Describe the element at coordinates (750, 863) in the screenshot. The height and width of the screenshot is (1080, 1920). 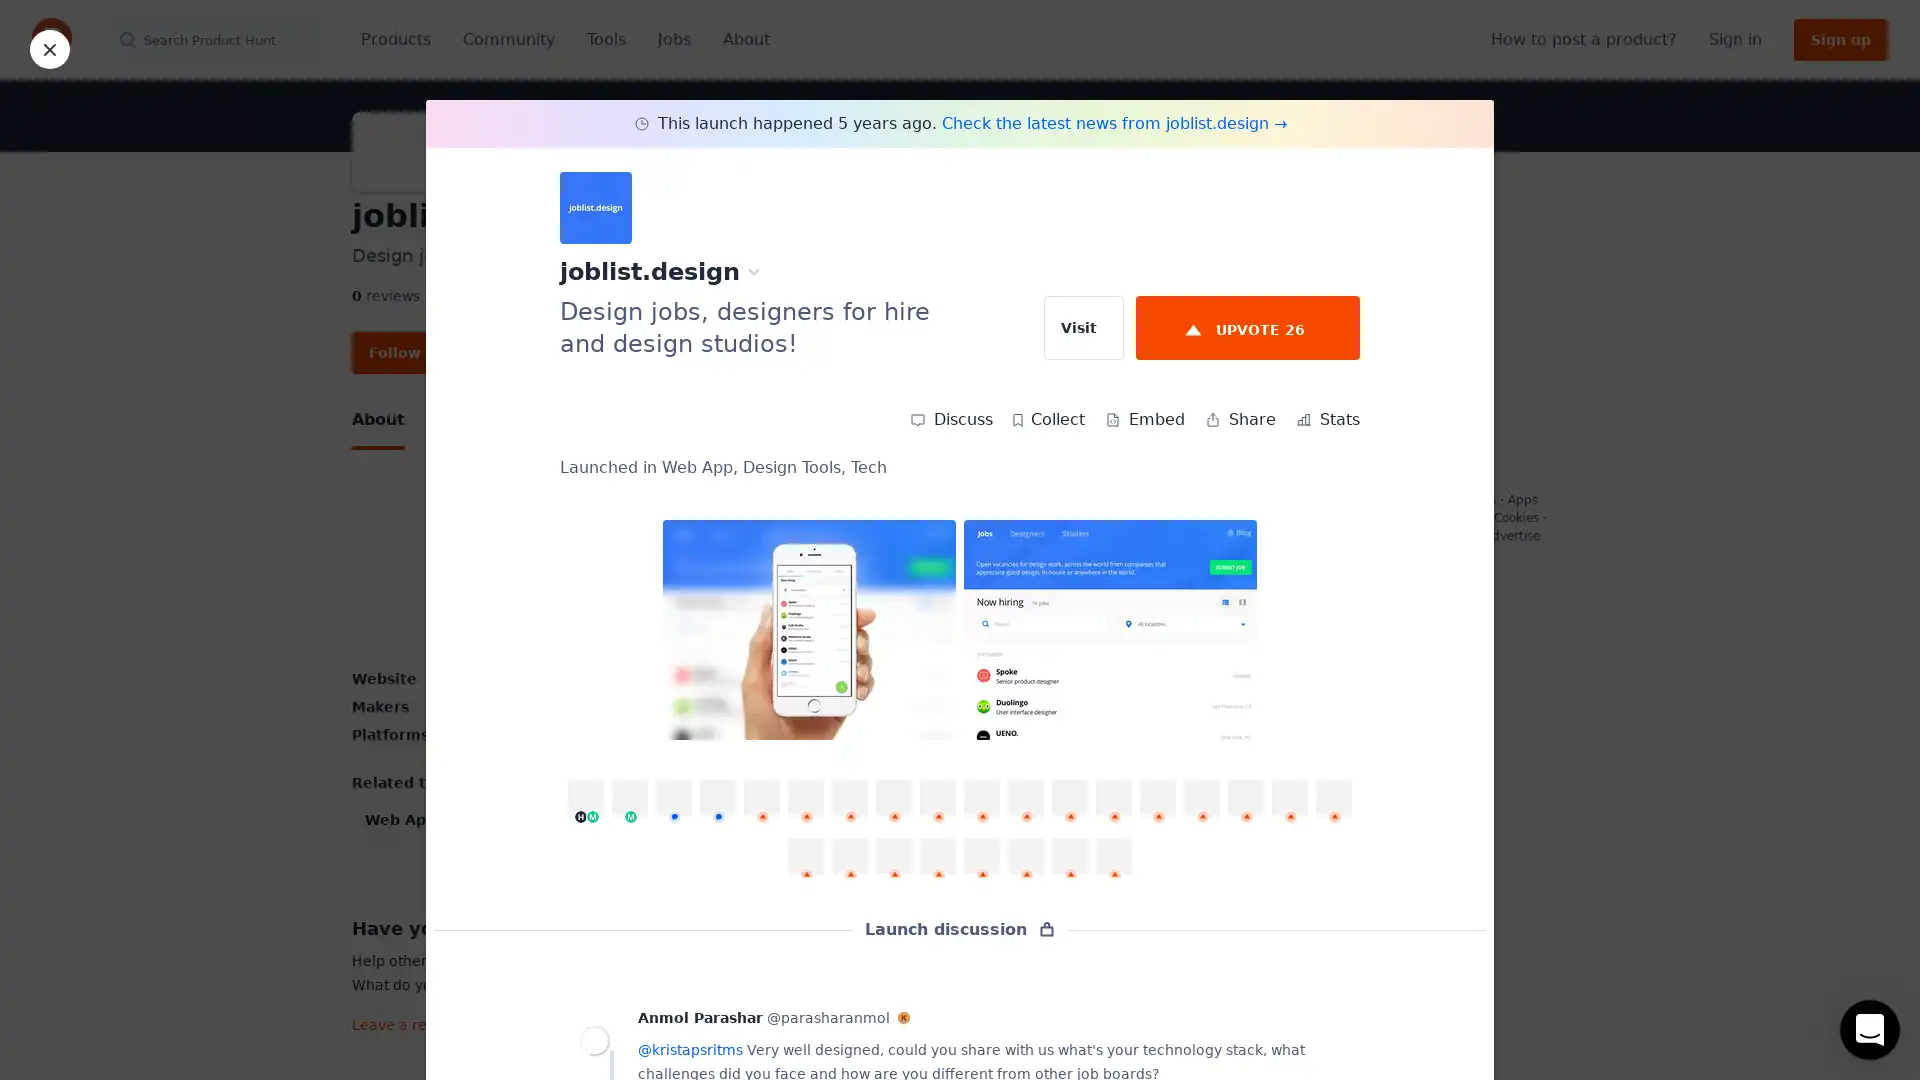
I see `Show less` at that location.